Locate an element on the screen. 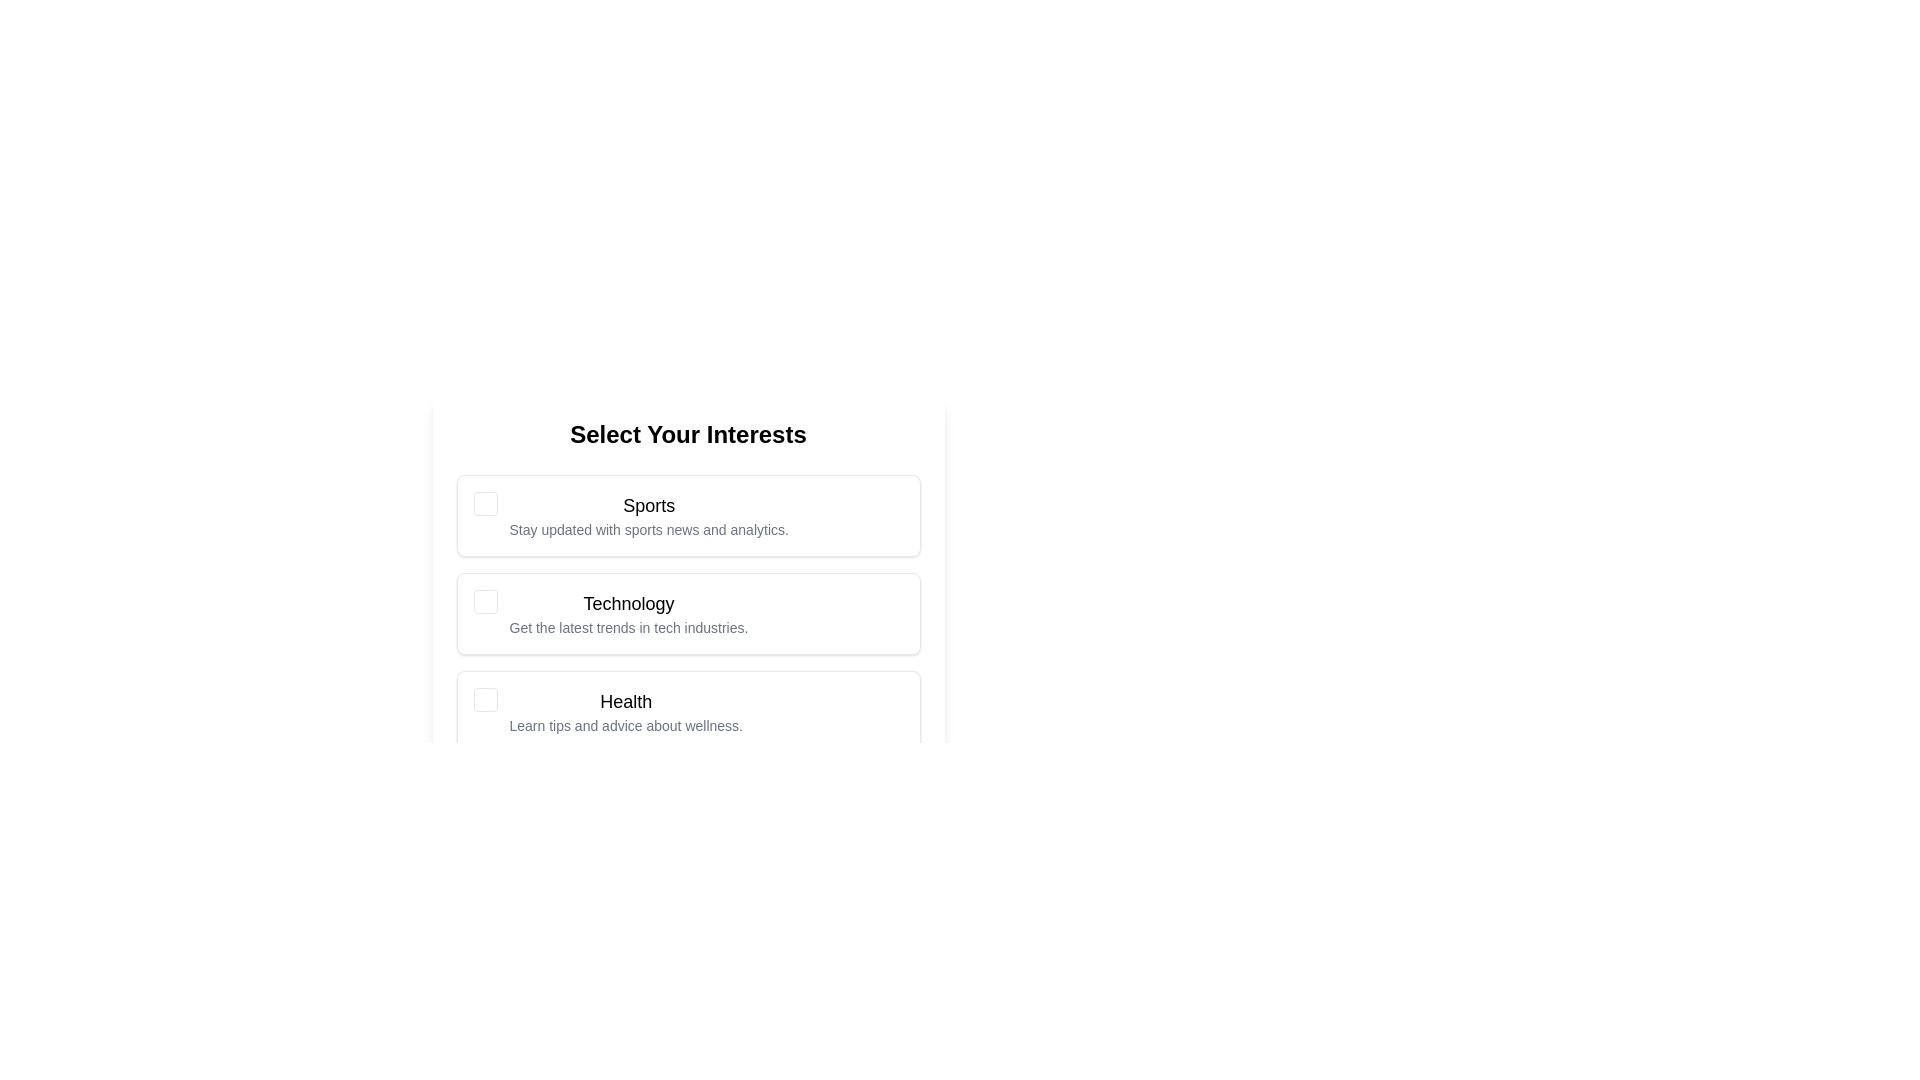 This screenshot has height=1080, width=1920. the checkbox corresponding to Technology is located at coordinates (485, 600).